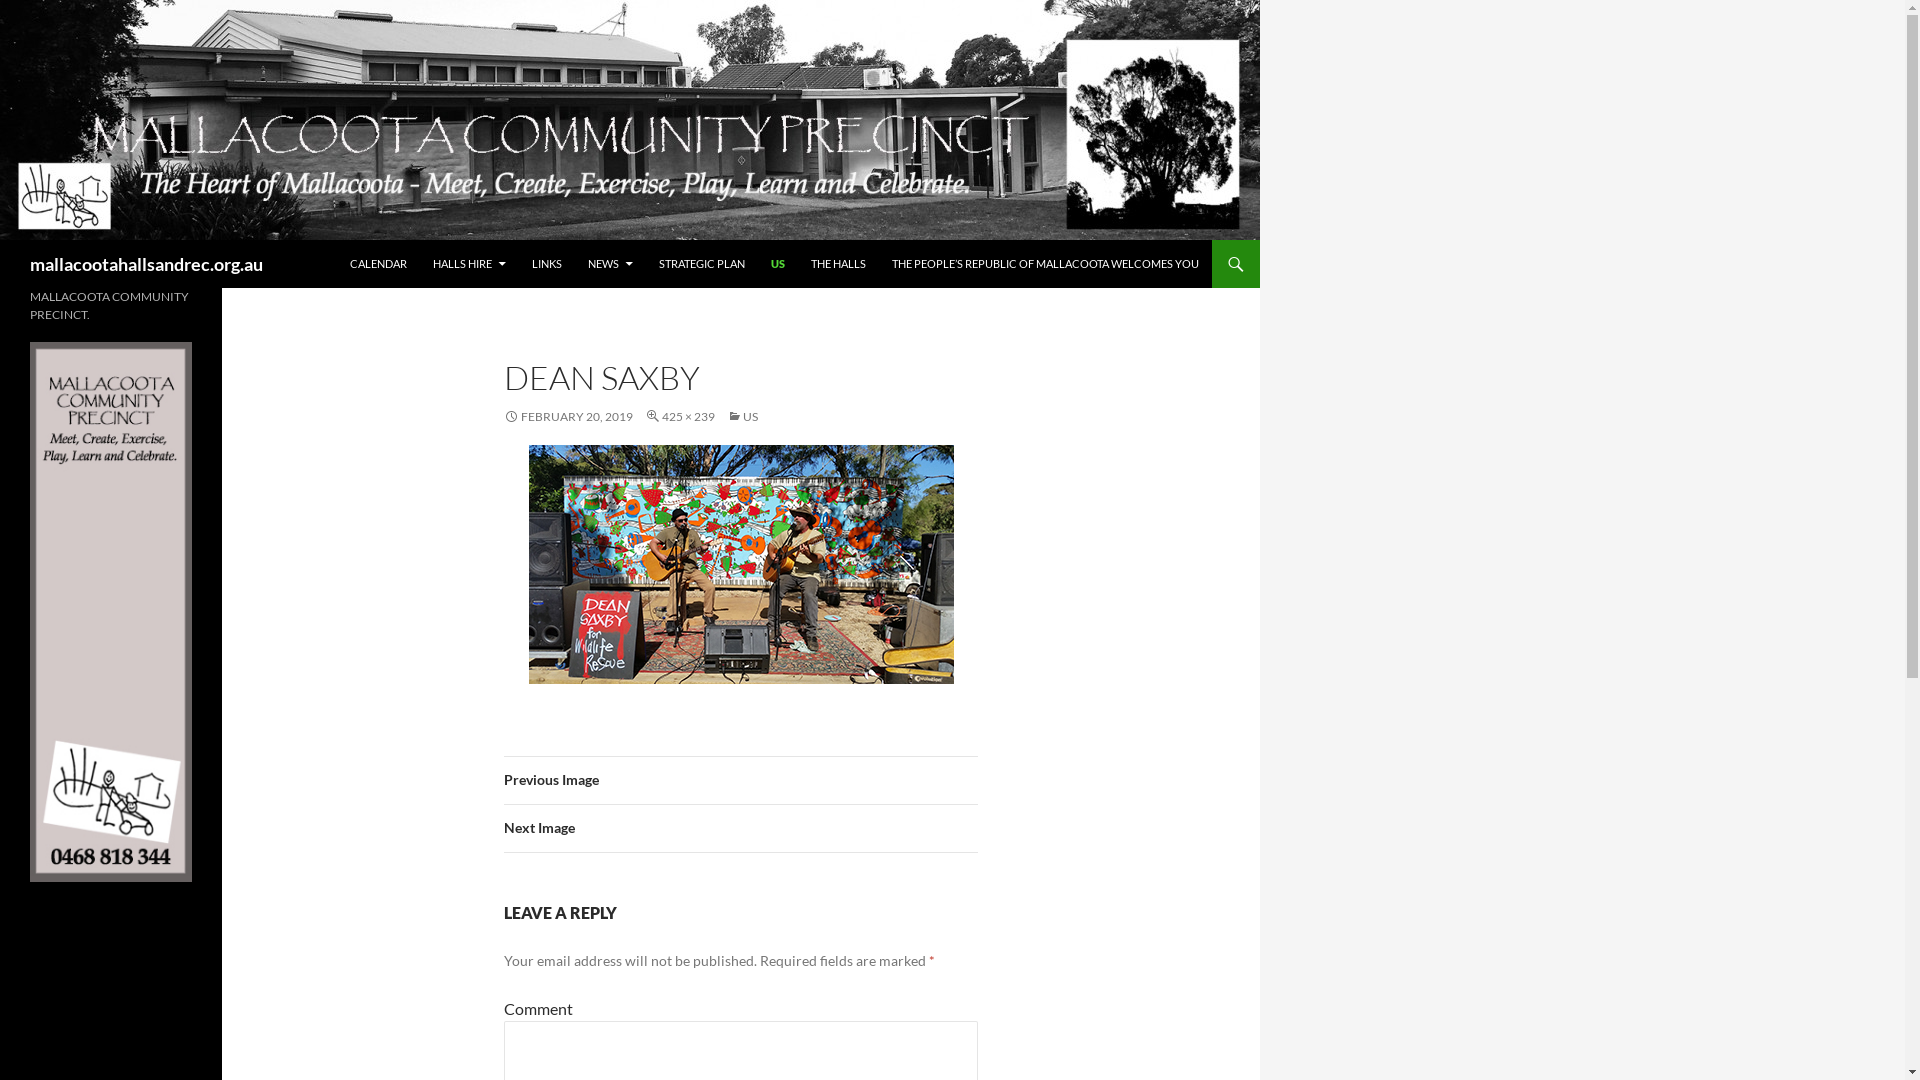  Describe the element at coordinates (838, 262) in the screenshot. I see `'THE HALLS'` at that location.